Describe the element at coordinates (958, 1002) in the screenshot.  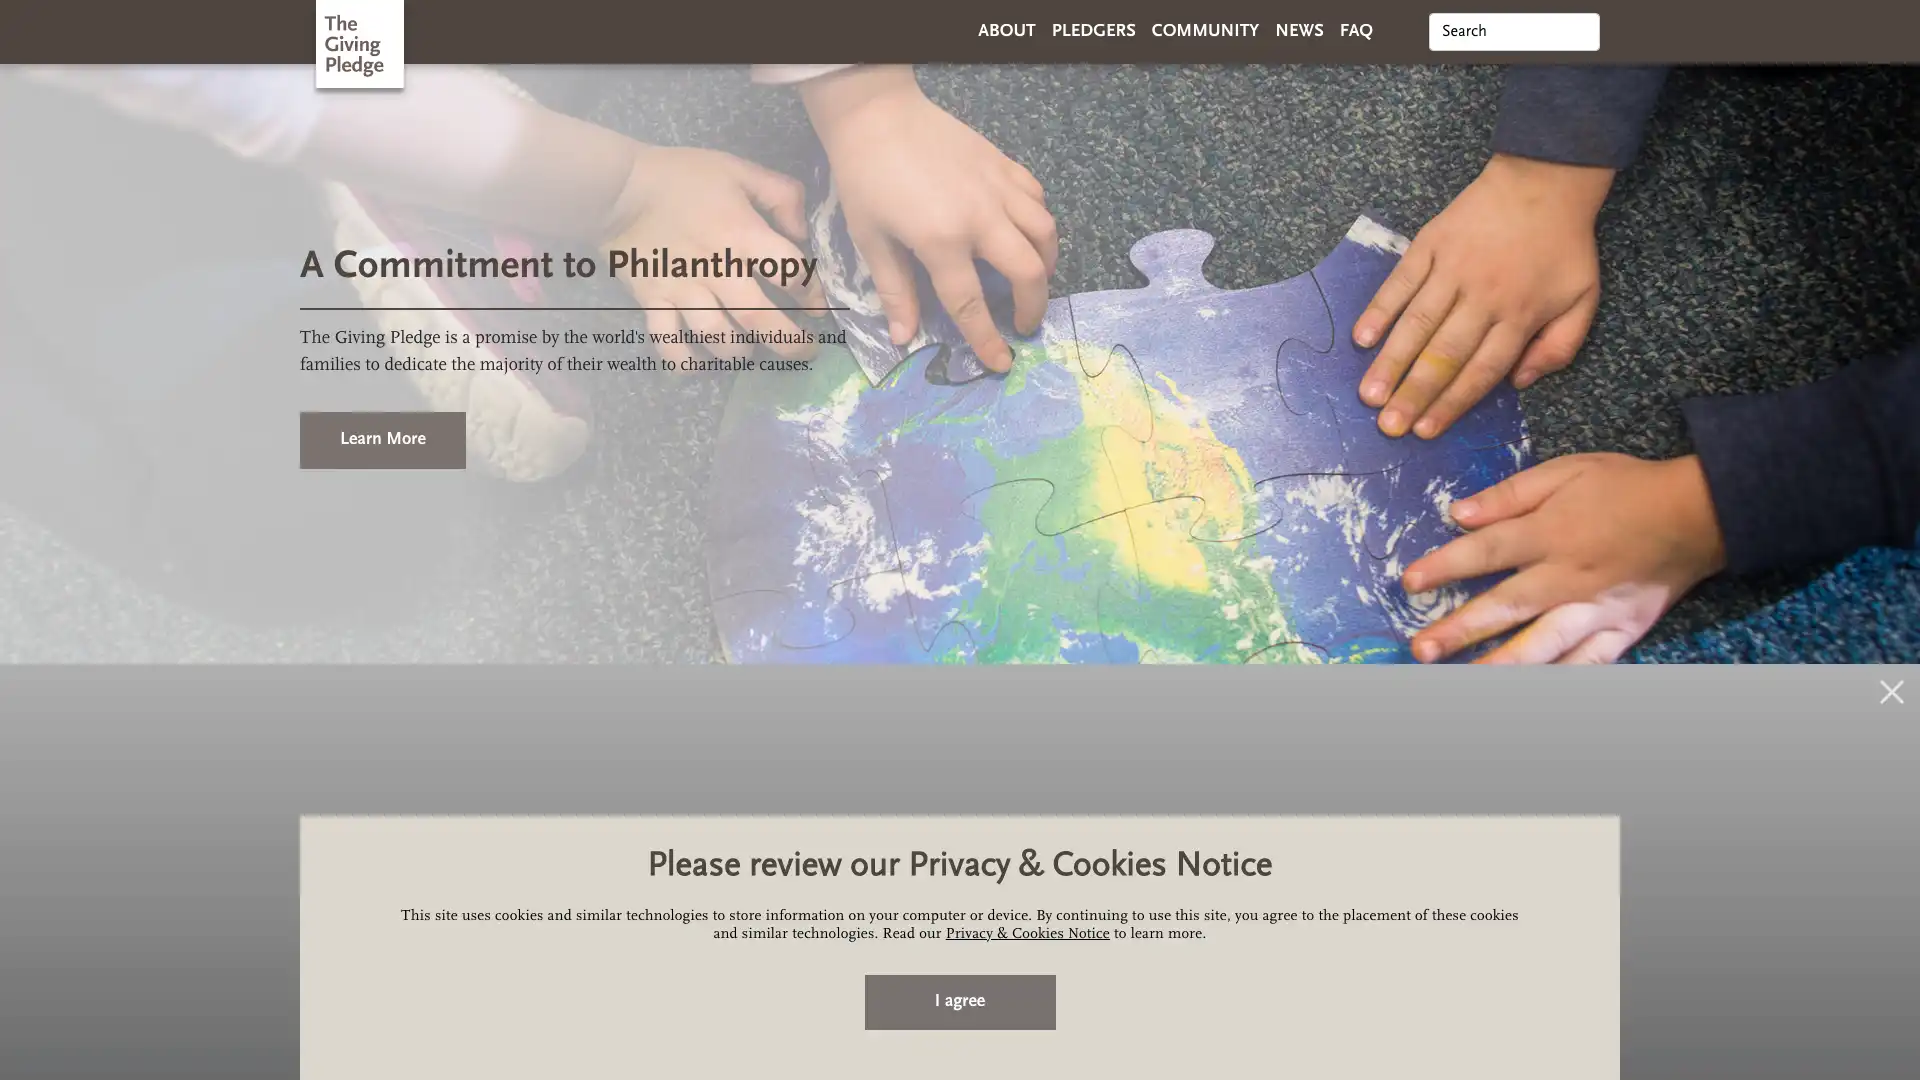
I see `I agree` at that location.